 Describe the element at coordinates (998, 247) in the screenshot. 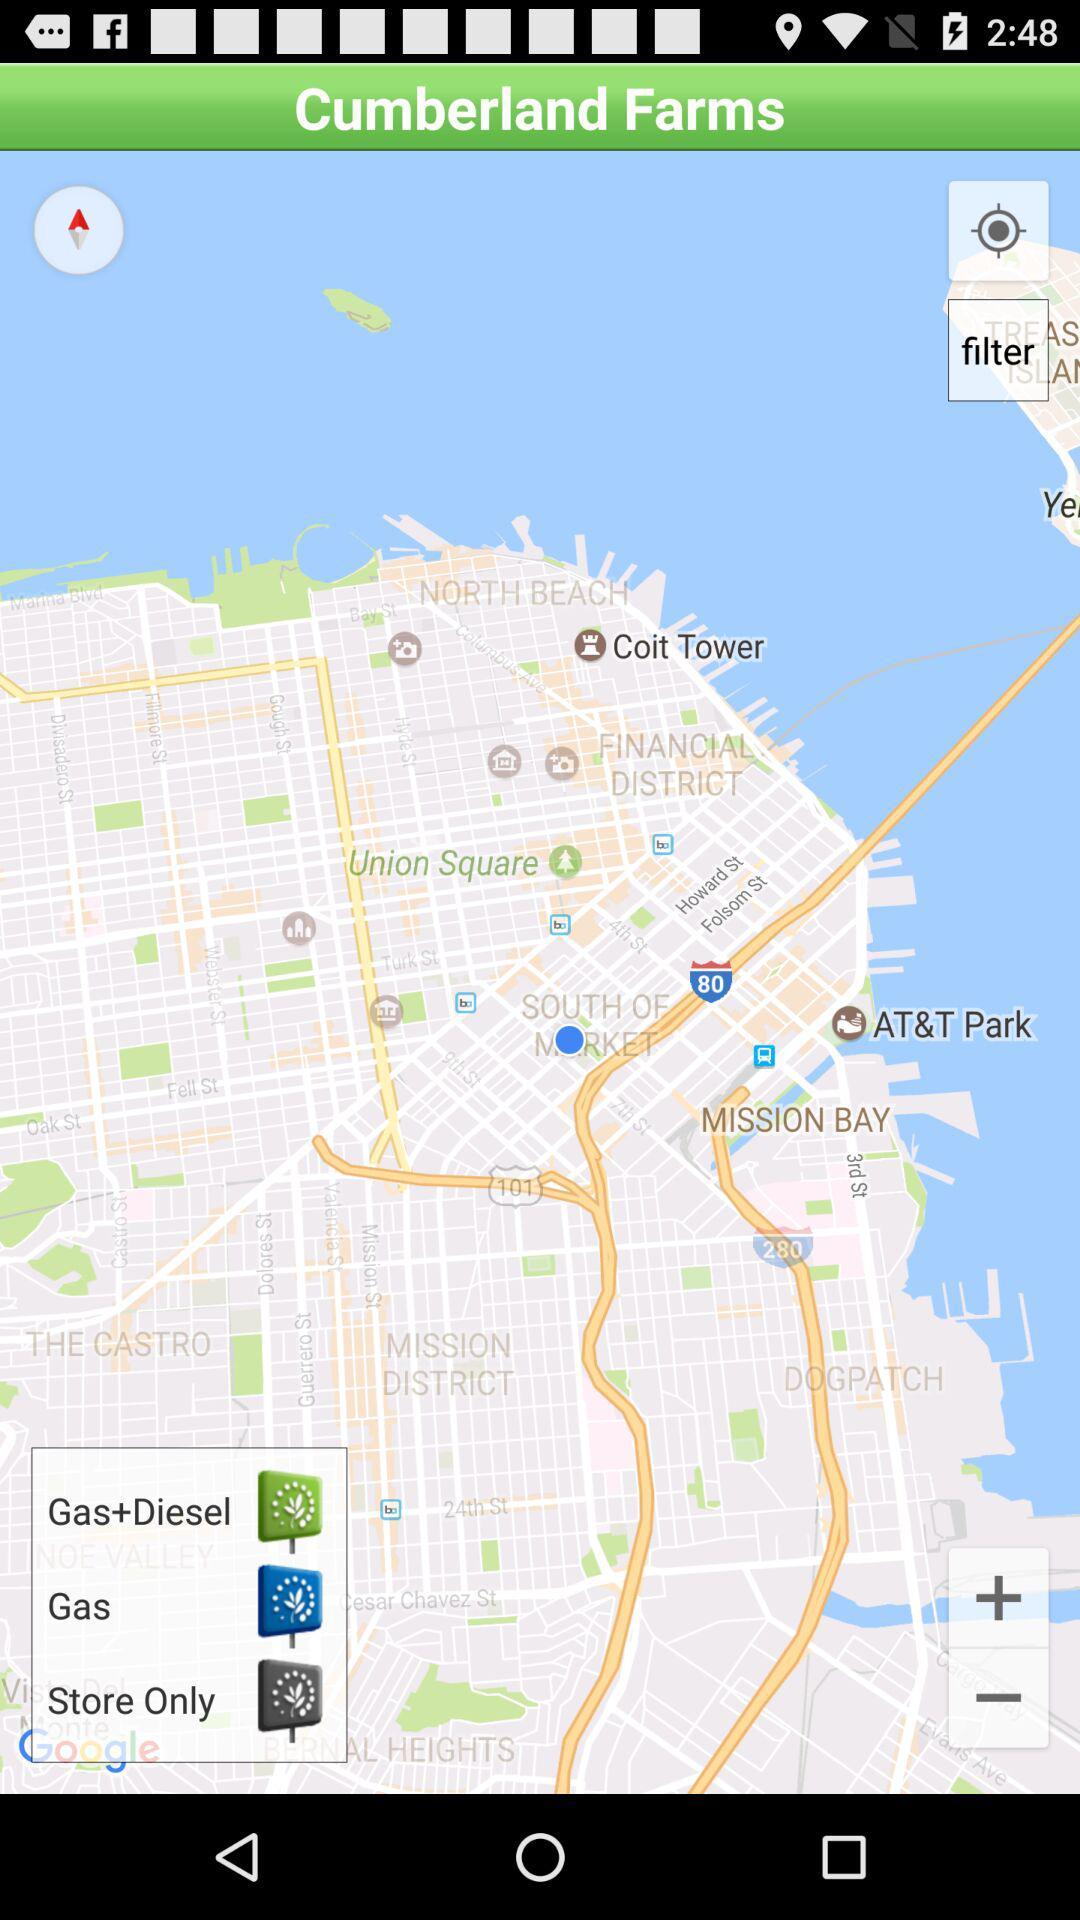

I see `the location_crosshair icon` at that location.